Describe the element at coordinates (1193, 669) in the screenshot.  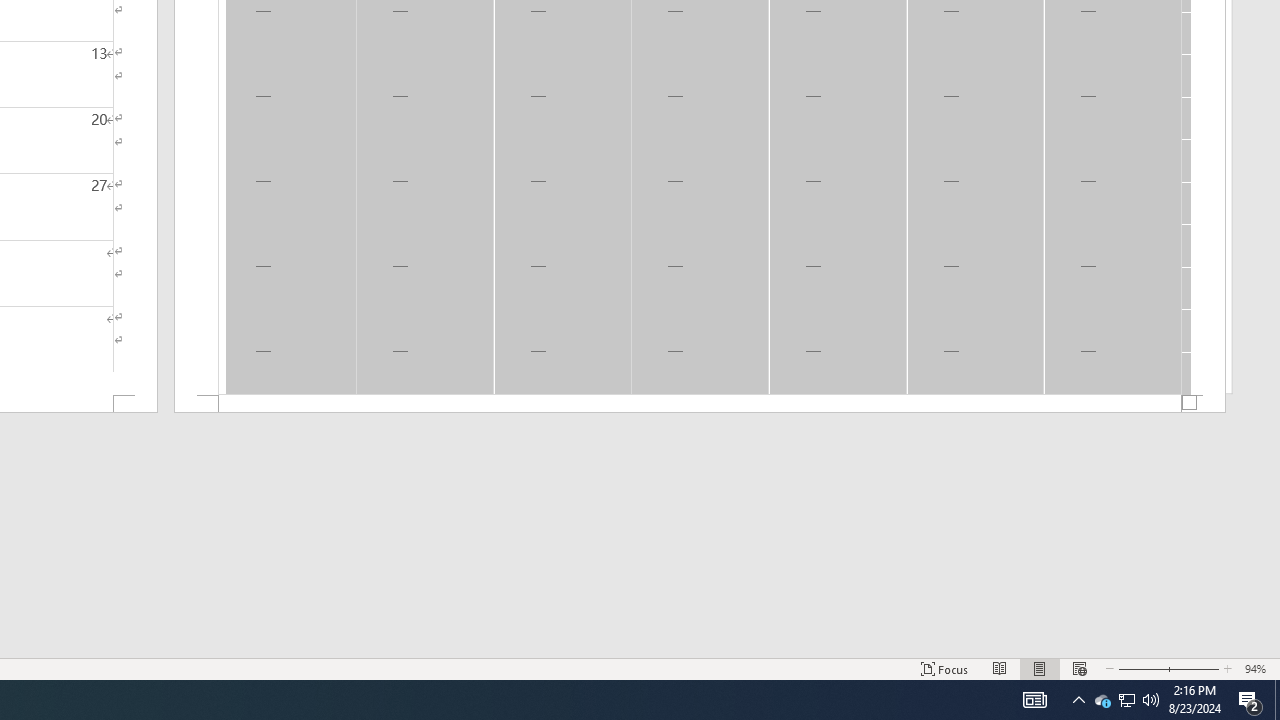
I see `'Zoom In'` at that location.